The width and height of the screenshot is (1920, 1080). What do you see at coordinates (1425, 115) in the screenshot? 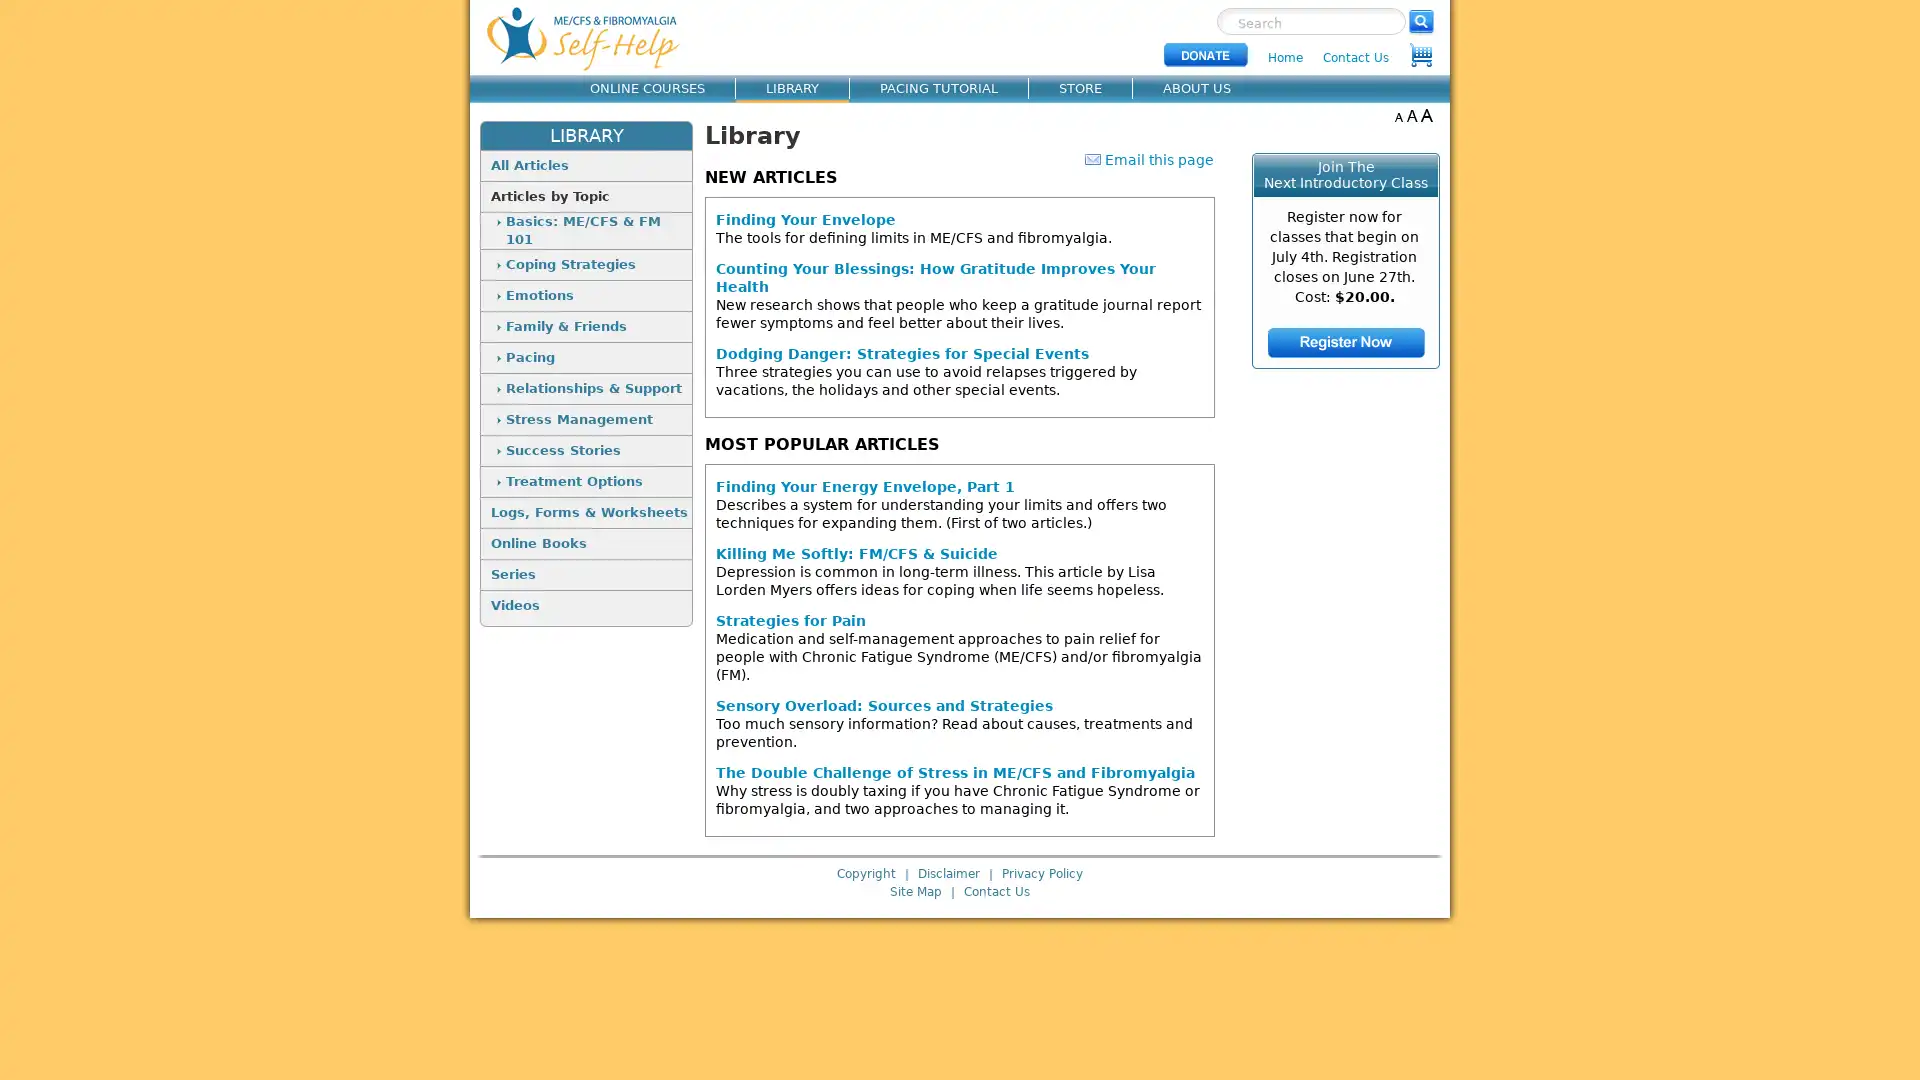
I see `A` at bounding box center [1425, 115].